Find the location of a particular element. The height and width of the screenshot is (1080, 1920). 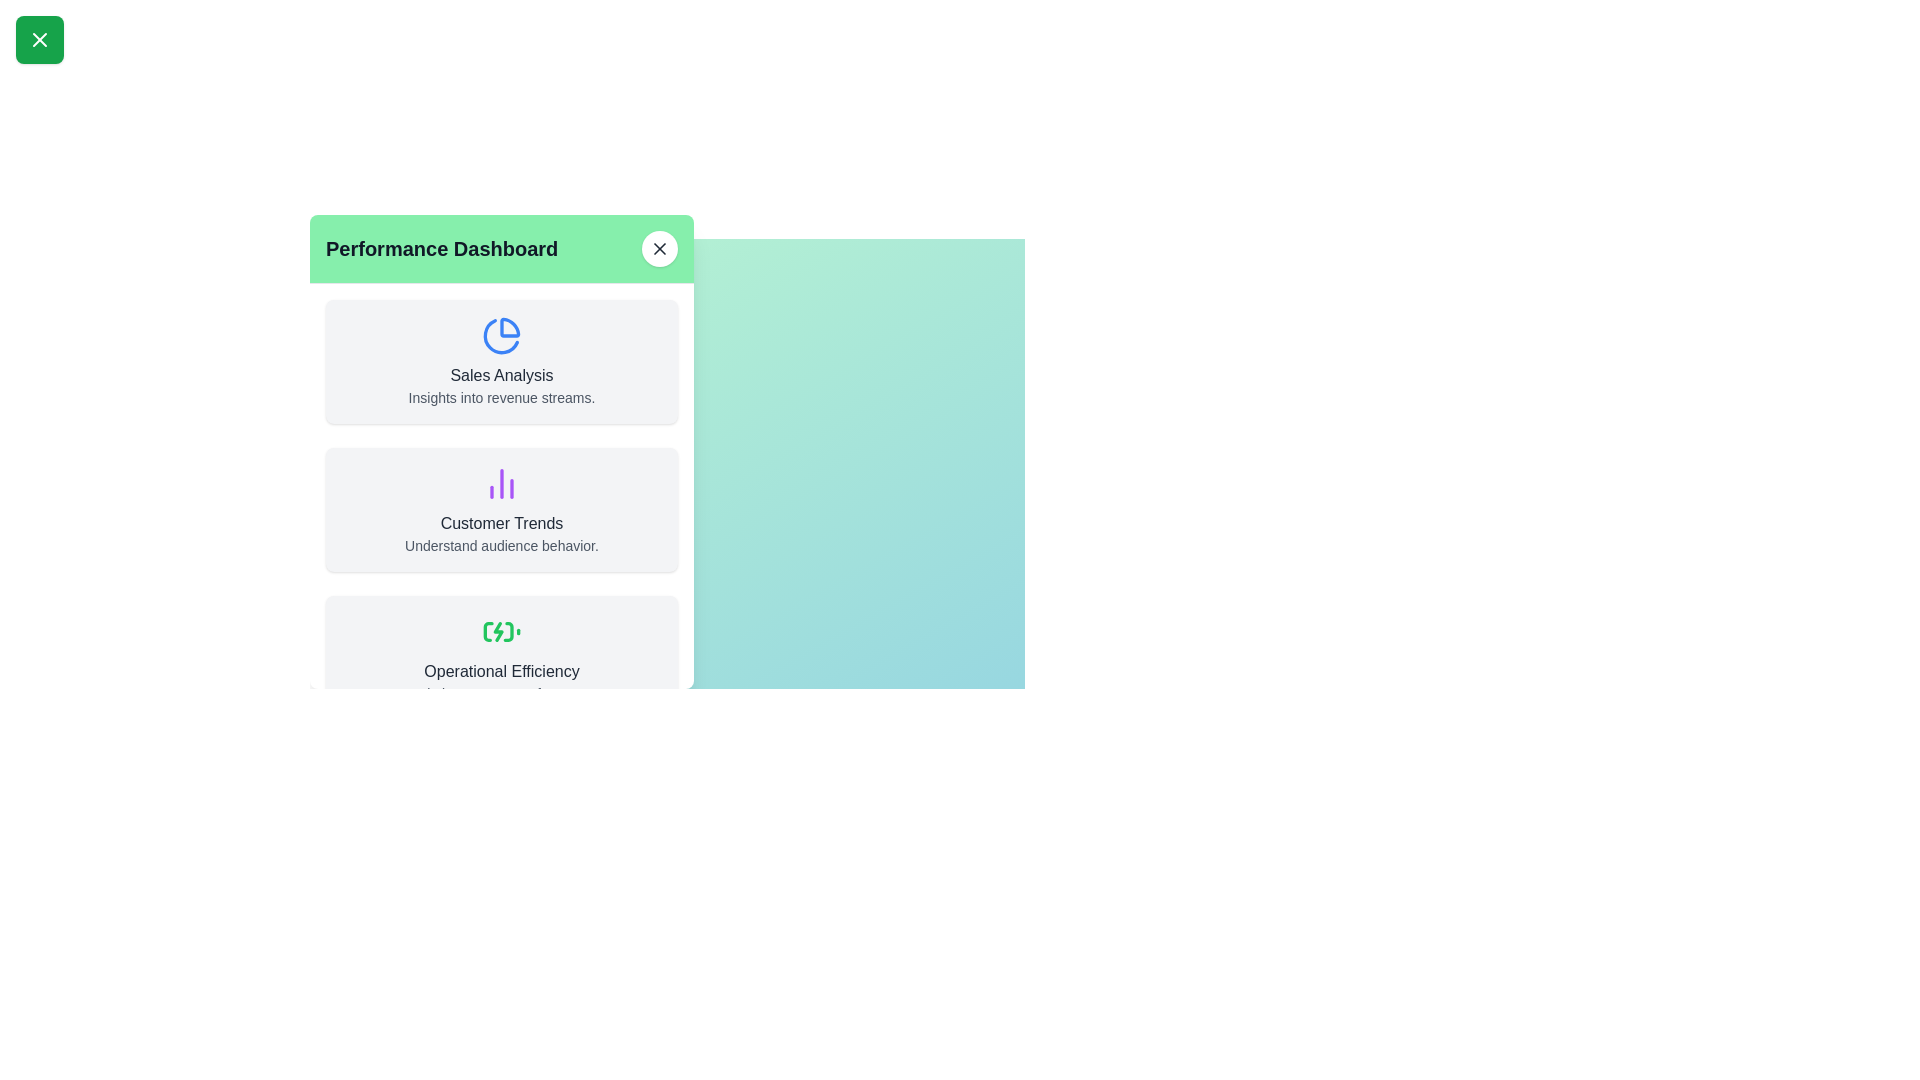

the close button located in the top-right corner of the green title bar labeled 'Performance Dashboard' is located at coordinates (660, 248).